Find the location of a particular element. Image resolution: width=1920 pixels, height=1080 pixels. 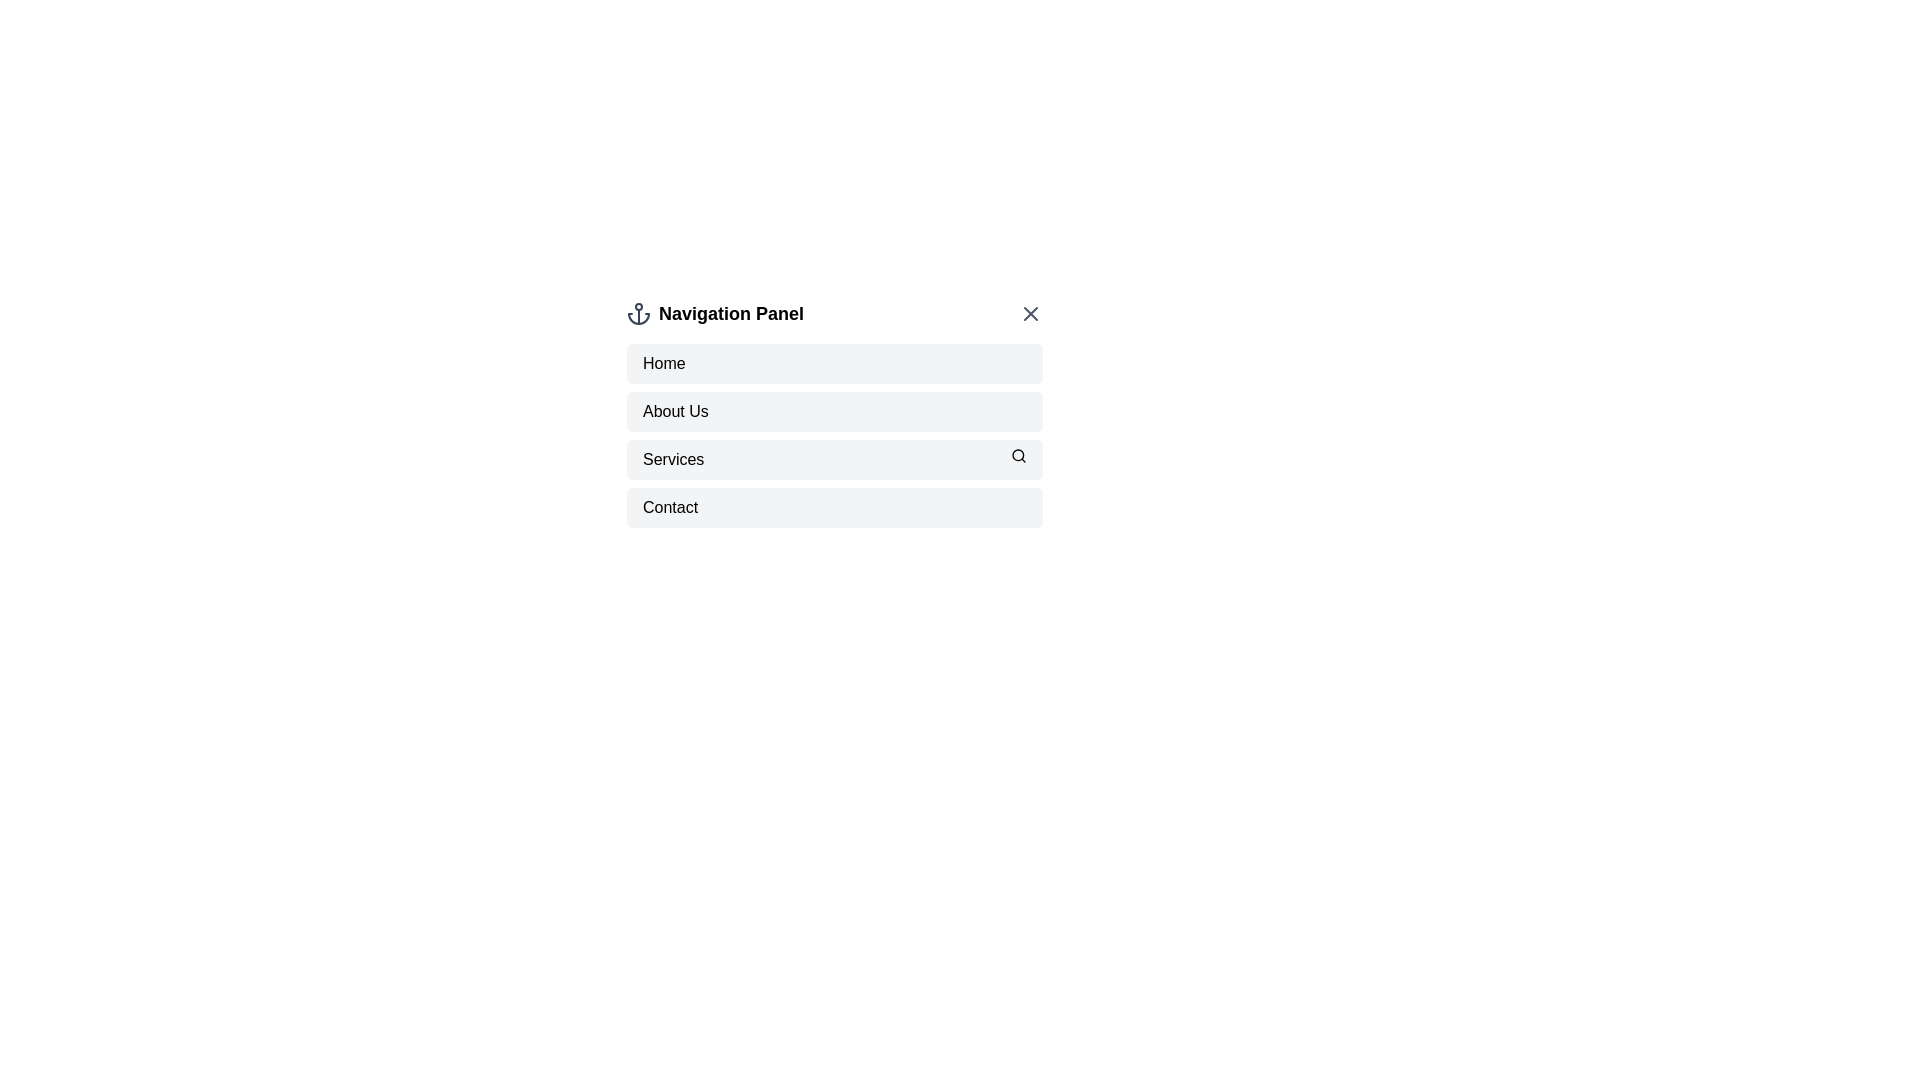

the 'Services' text label in the navigation panel is located at coordinates (673, 459).